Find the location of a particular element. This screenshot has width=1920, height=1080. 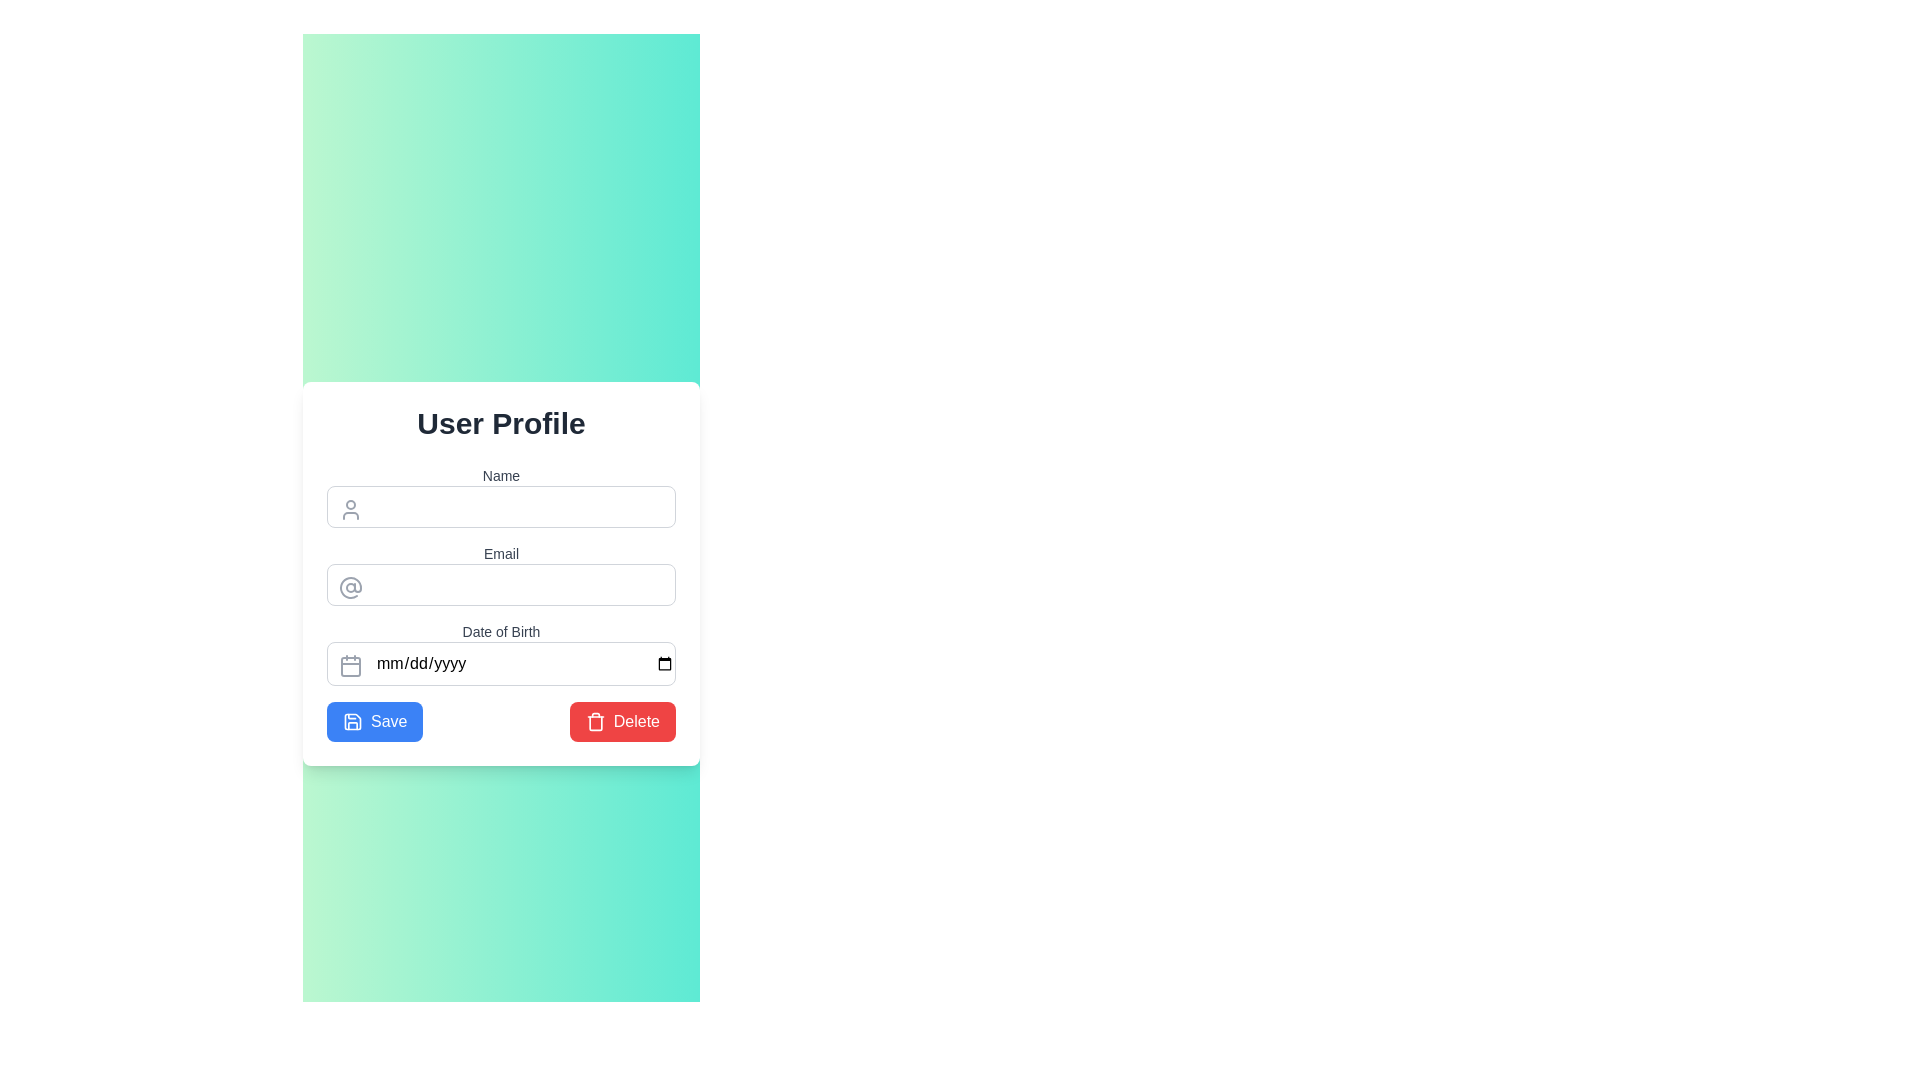

the save action icon, which is represented by a floppy disk symbol located on the left side of the 'Save' button is located at coordinates (353, 721).